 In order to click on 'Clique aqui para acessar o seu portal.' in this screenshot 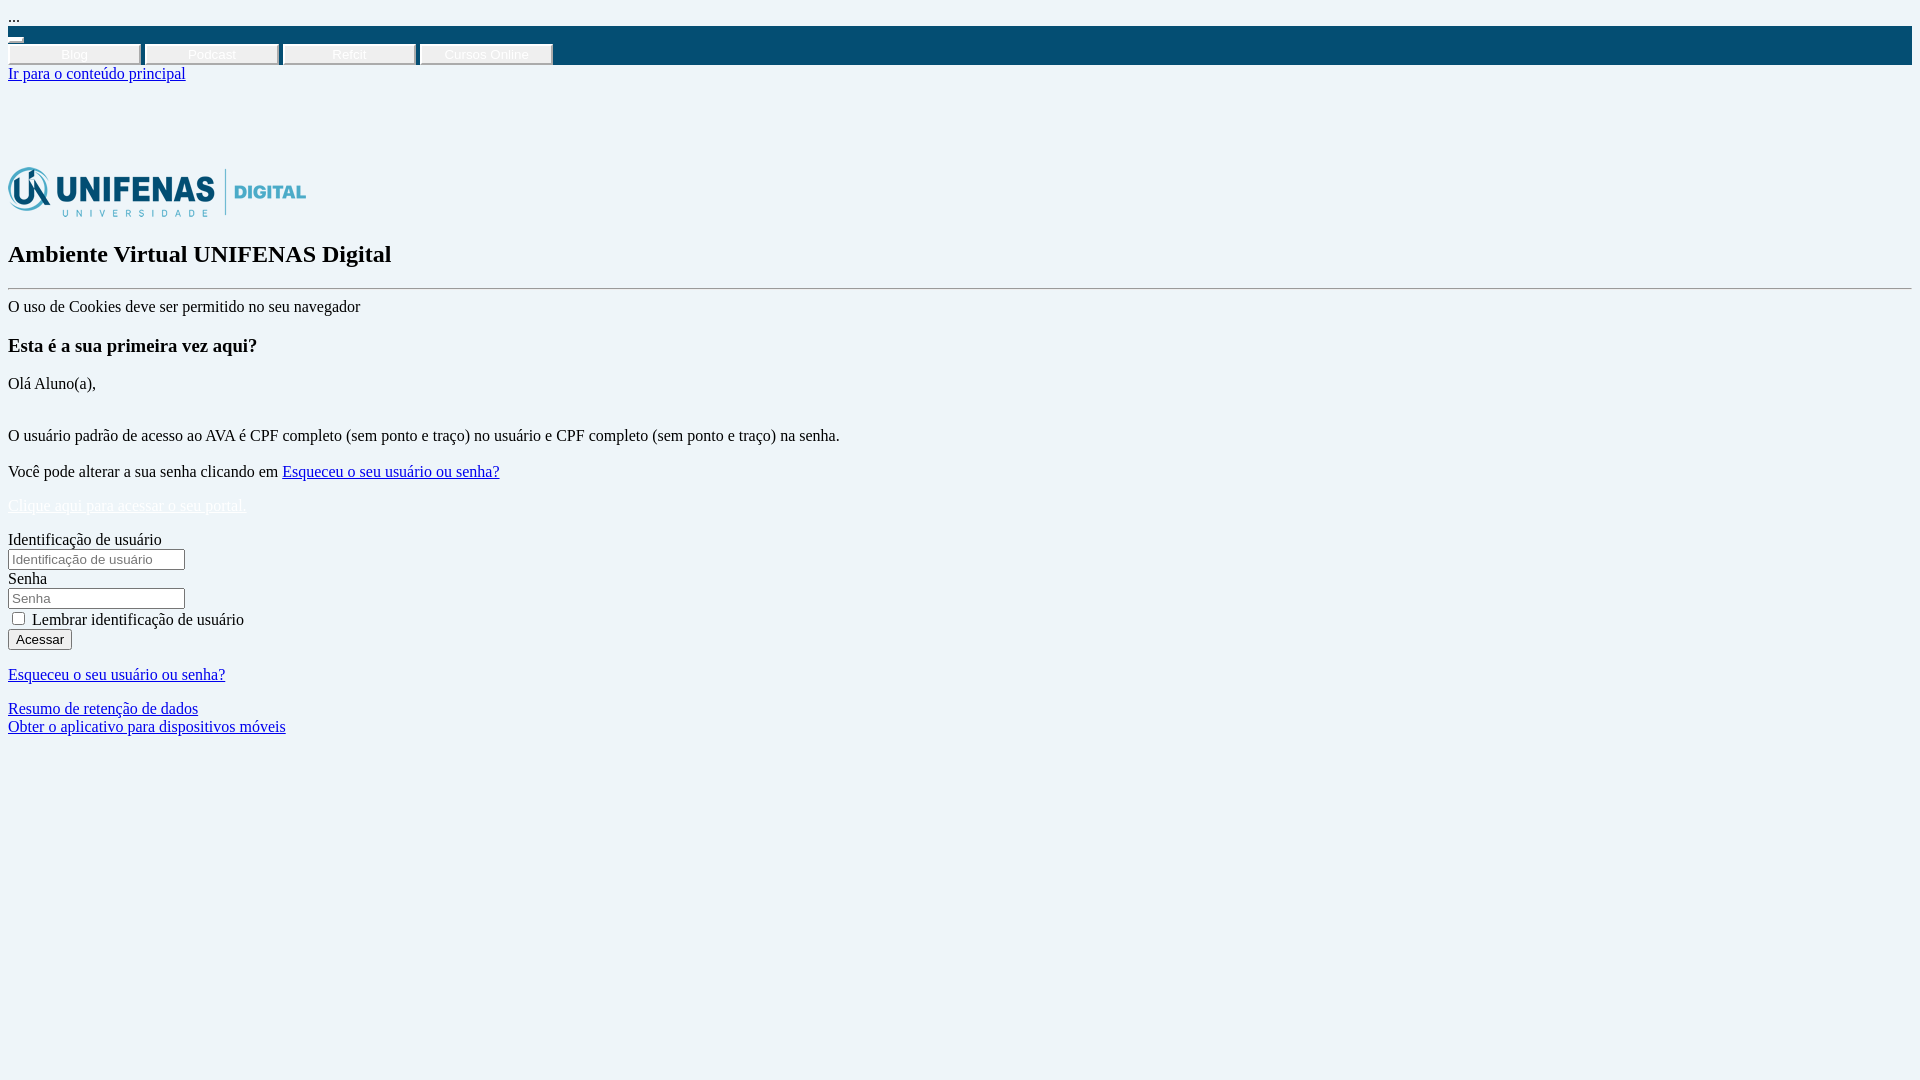, I will do `click(8, 504)`.